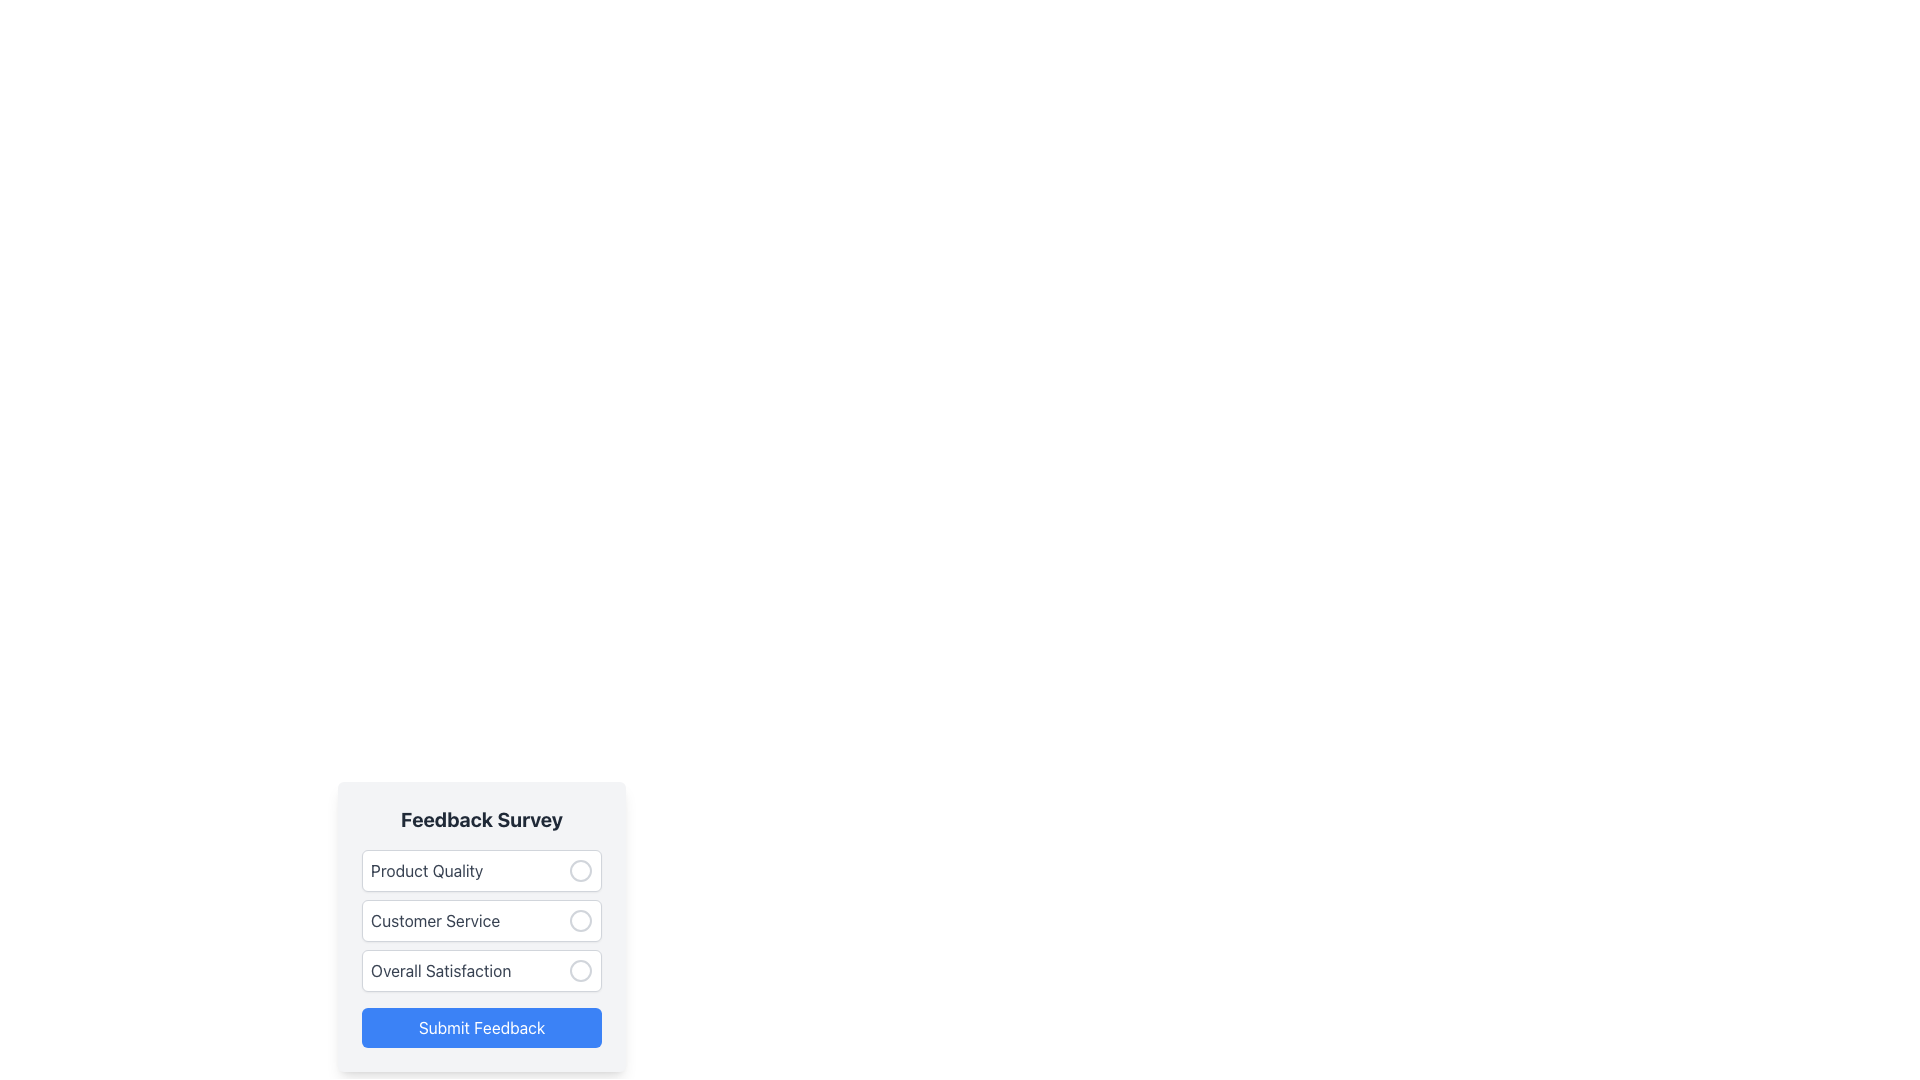 This screenshot has height=1080, width=1920. Describe the element at coordinates (579, 970) in the screenshot. I see `the third radio button located to the right of the 'Overall Satisfaction' label in the feedback survey panel` at that location.